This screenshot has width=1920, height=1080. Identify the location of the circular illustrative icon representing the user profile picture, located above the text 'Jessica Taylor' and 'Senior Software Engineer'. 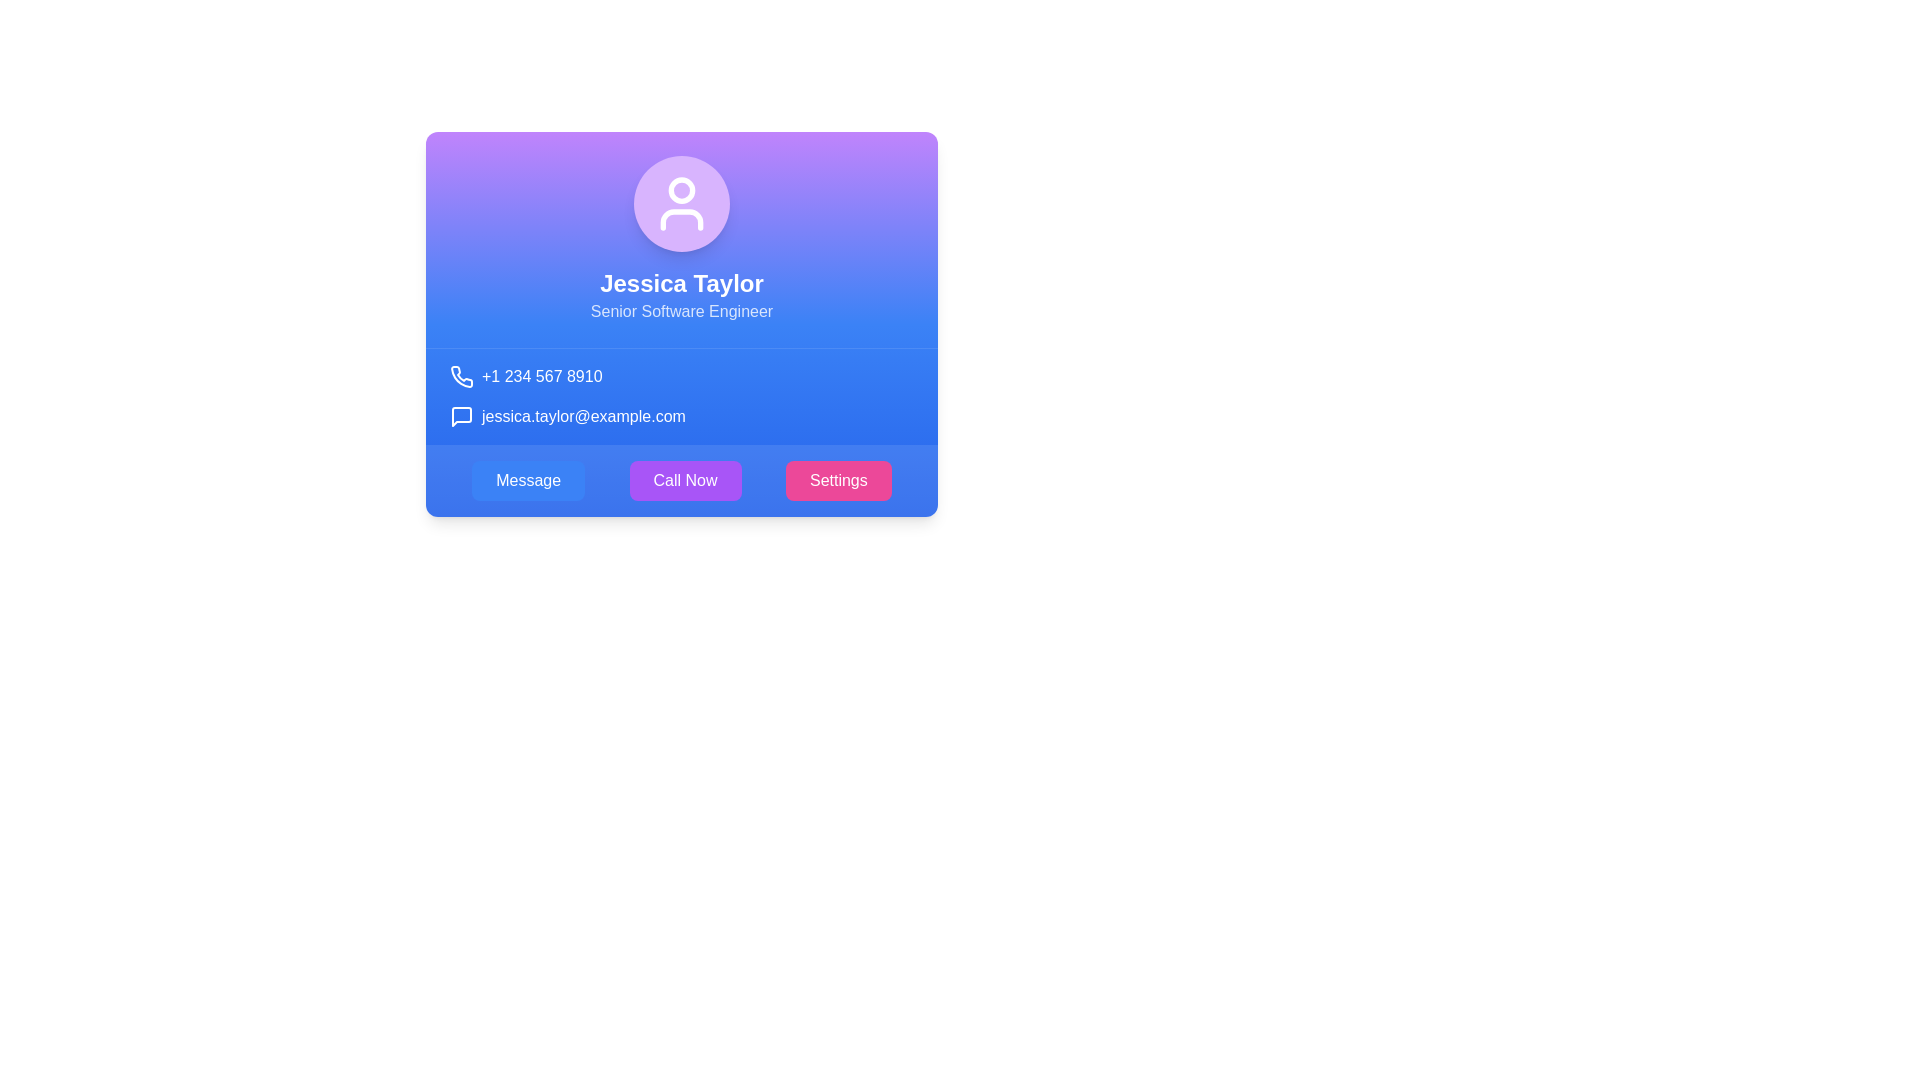
(681, 204).